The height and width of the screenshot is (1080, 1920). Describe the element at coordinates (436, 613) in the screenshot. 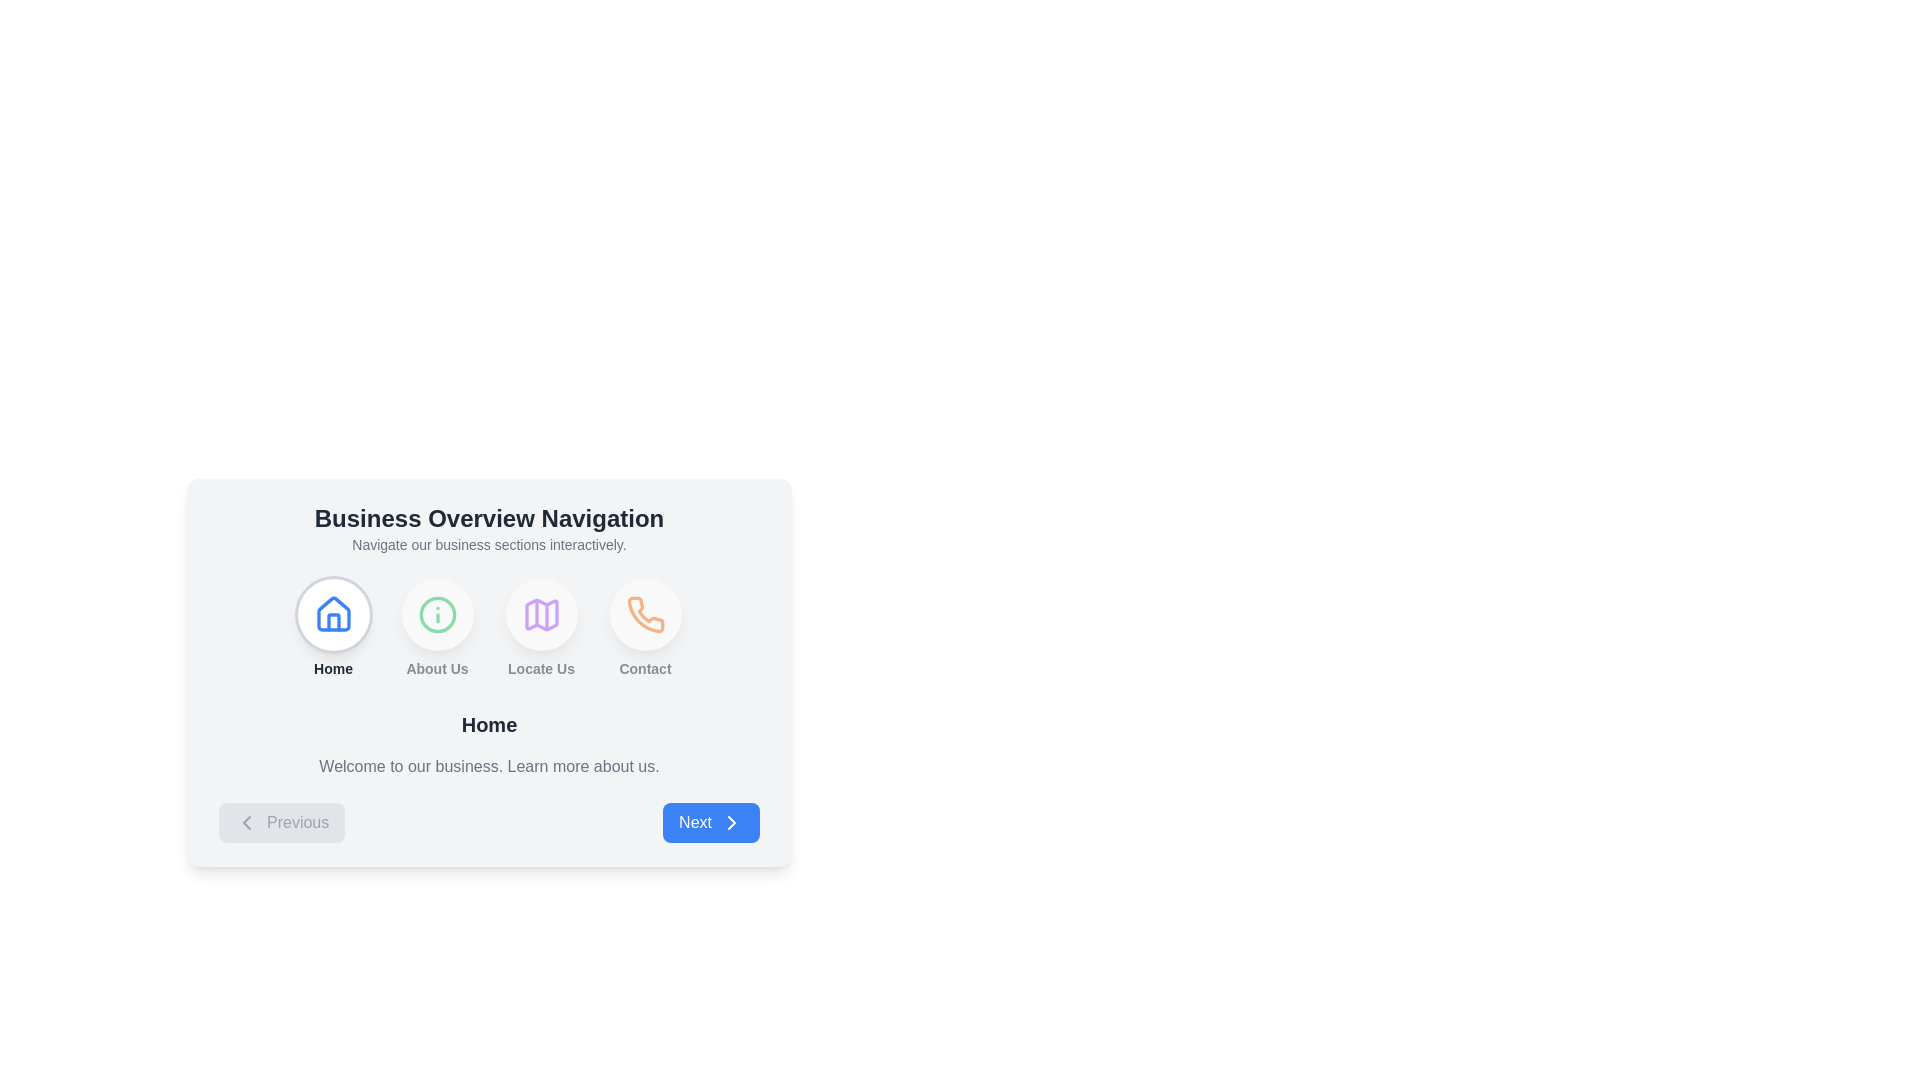

I see `the 'About Us' icon, which is the main visual component located above the 'About Us' label in the navigation section` at that location.